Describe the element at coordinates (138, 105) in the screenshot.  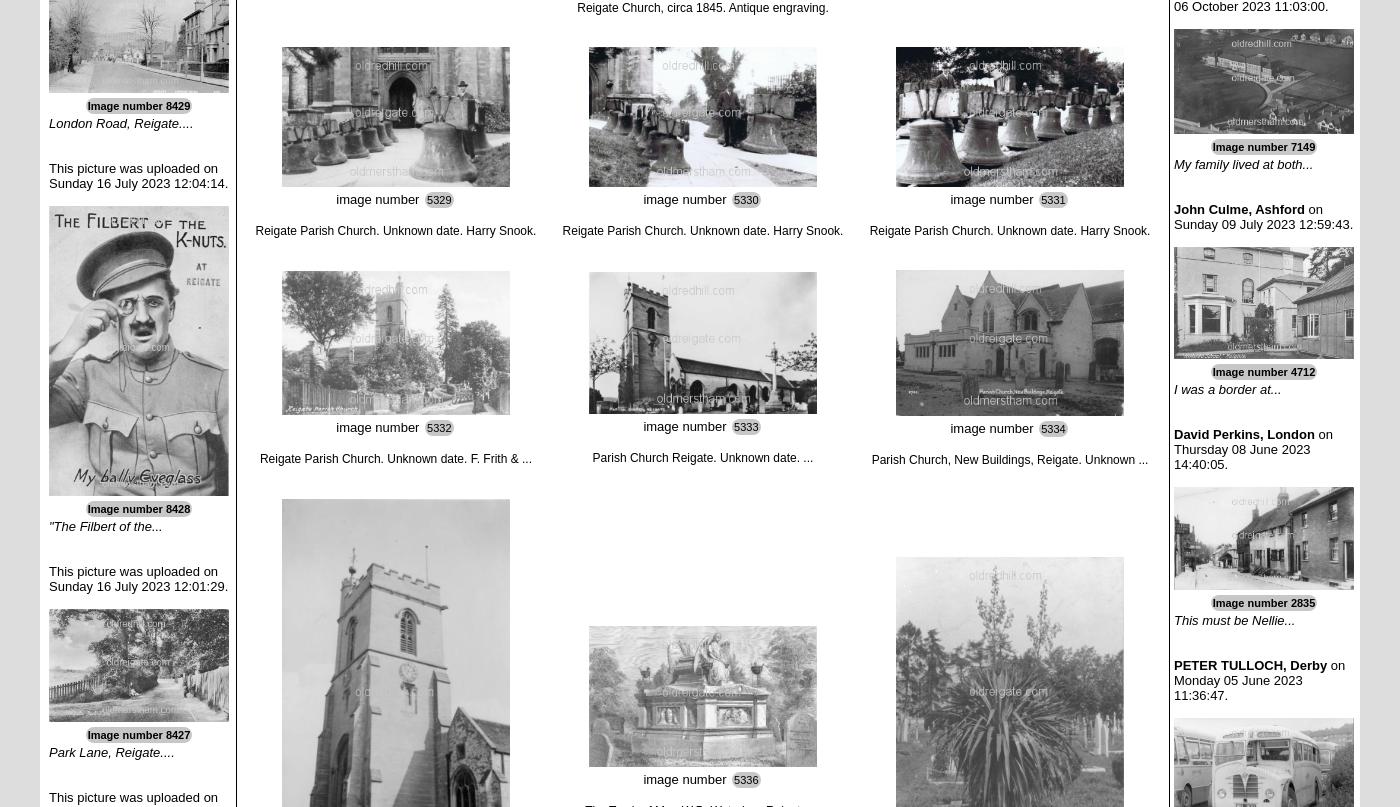
I see `'Image number 8429'` at that location.